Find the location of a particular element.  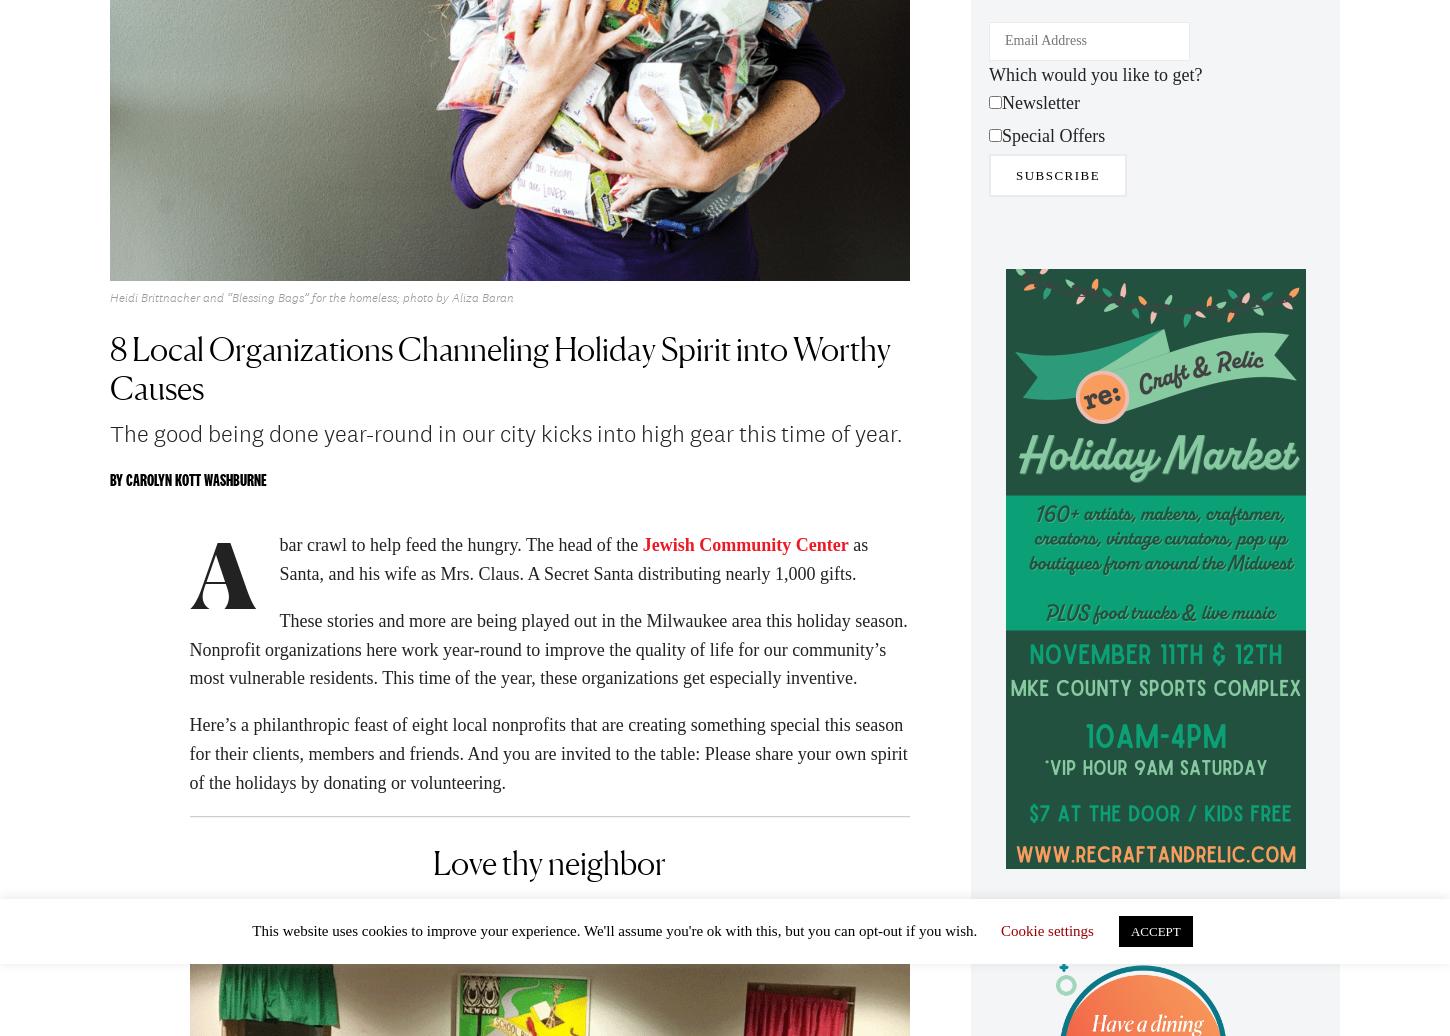

'This website uses cookies to improve your experience. We'll assume you're ok with this, but you can opt-out if you wish.' is located at coordinates (615, 930).